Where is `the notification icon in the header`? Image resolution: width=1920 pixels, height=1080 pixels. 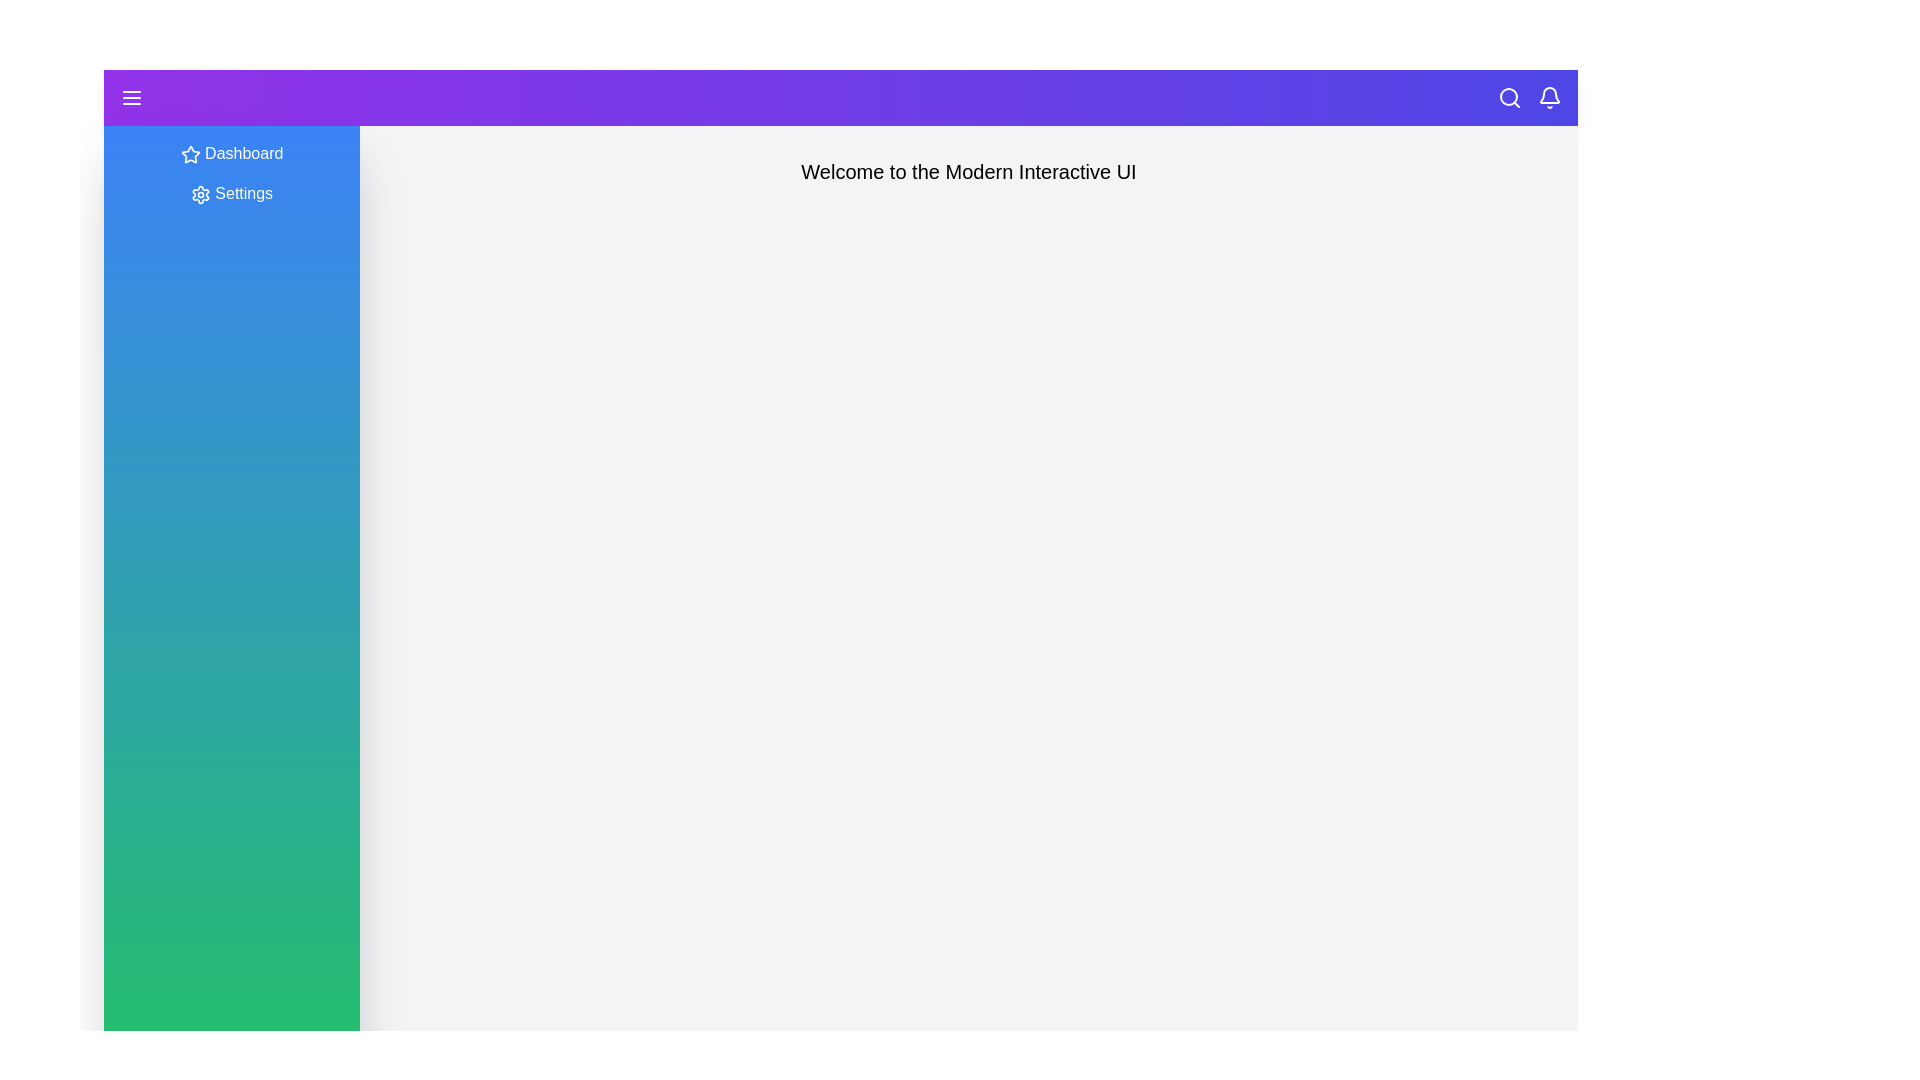
the notification icon in the header is located at coordinates (1549, 97).